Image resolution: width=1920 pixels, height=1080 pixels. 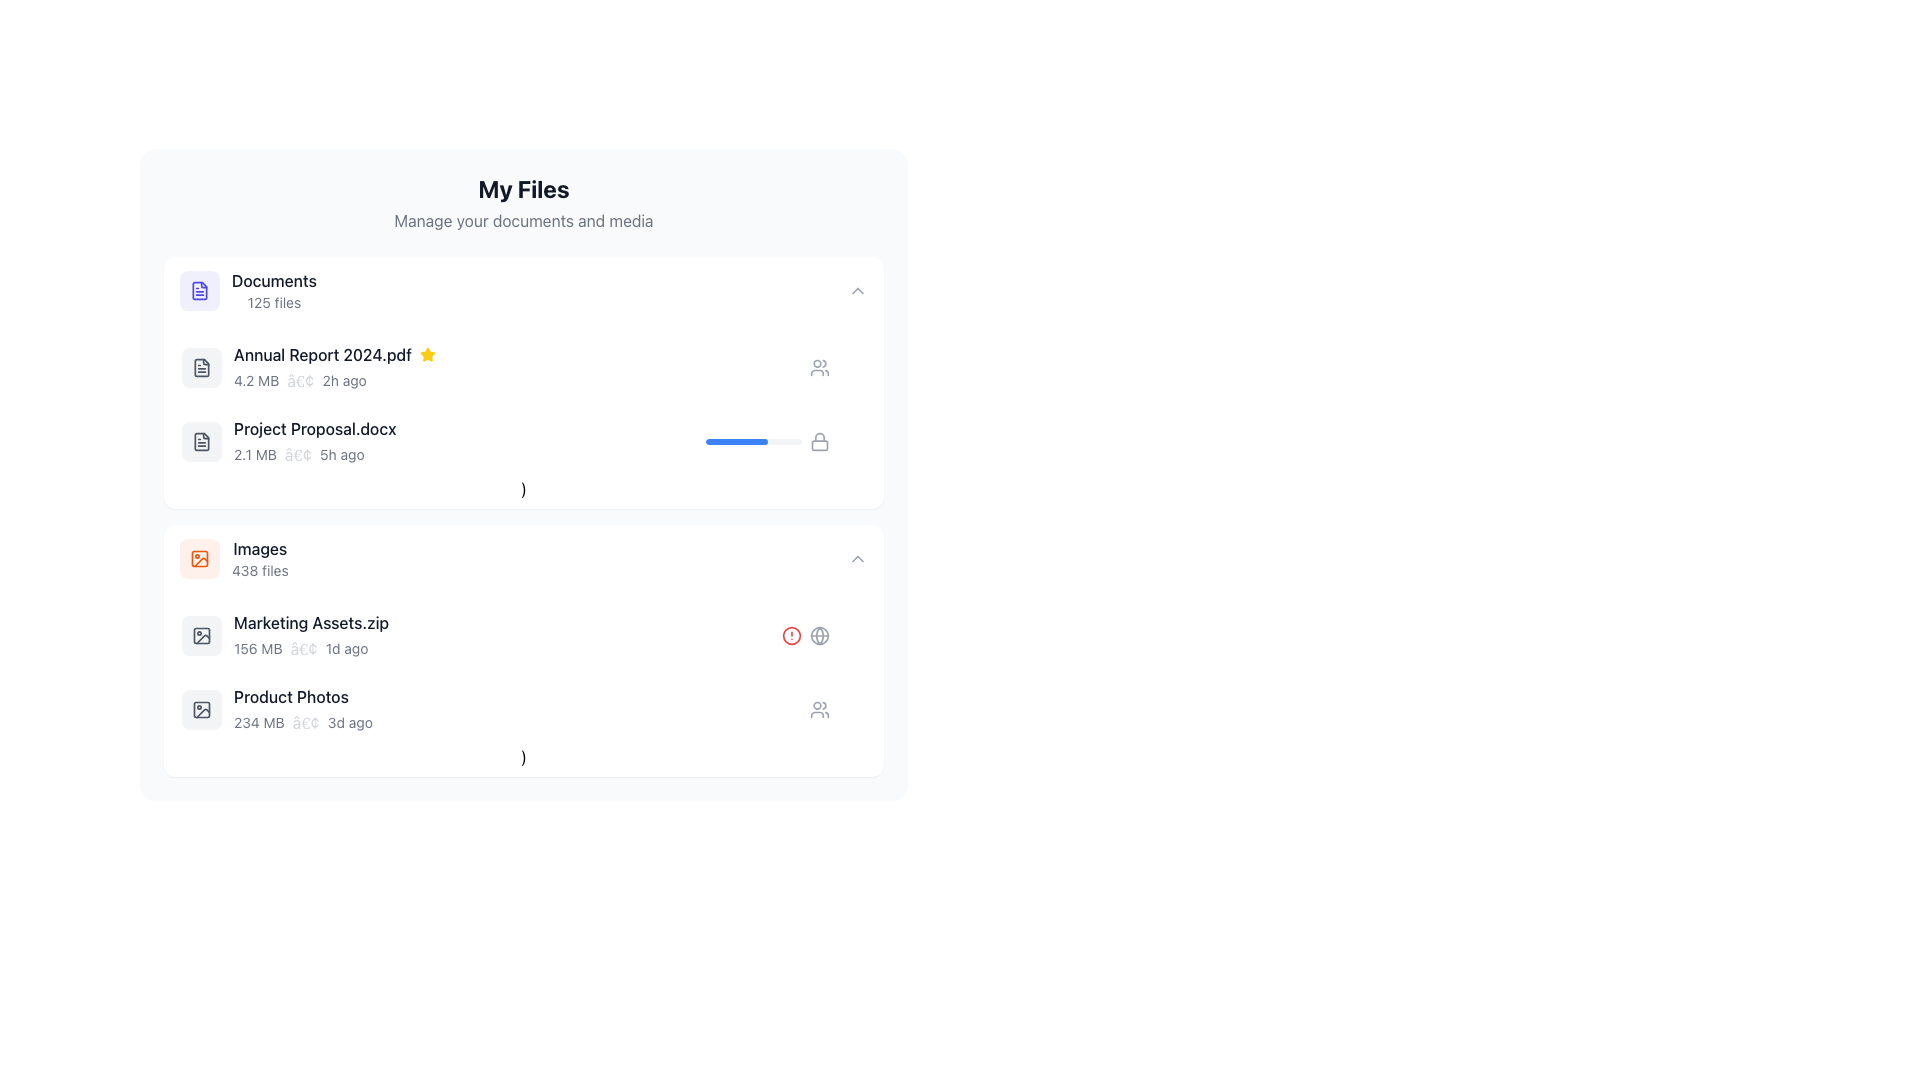 I want to click on the Category Header with Icon and Text that displays 'Documents' and '125 files', so click(x=247, y=290).